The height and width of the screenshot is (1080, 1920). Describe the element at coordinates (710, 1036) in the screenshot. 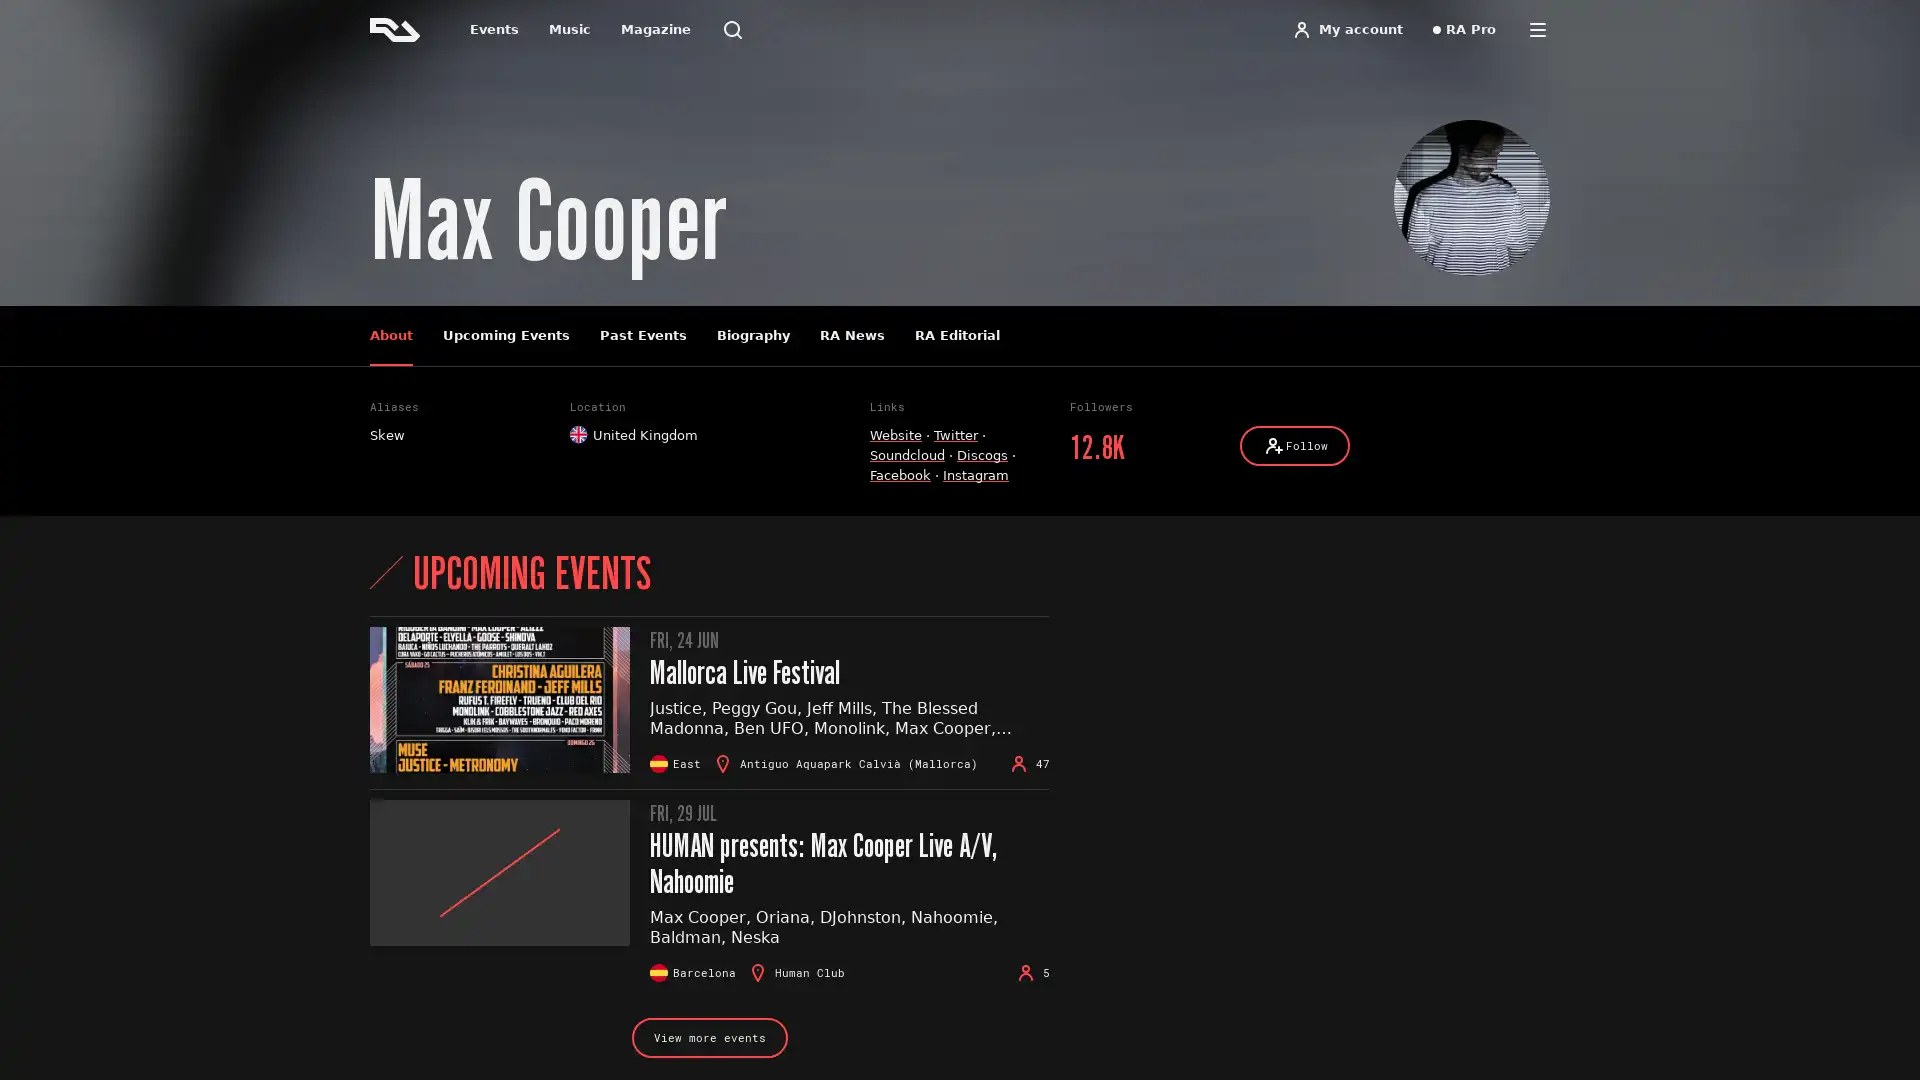

I see `View more events` at that location.